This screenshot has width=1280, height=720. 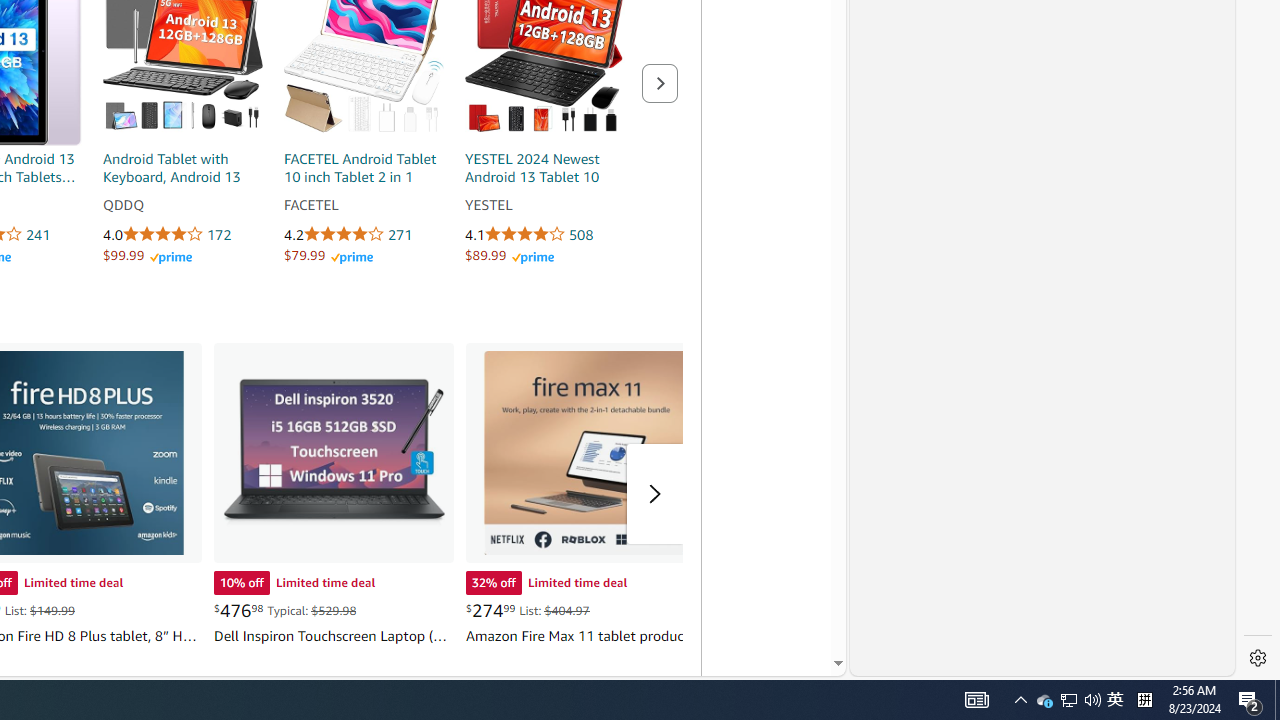 What do you see at coordinates (182, 205) in the screenshot?
I see `'QDDQ'` at bounding box center [182, 205].